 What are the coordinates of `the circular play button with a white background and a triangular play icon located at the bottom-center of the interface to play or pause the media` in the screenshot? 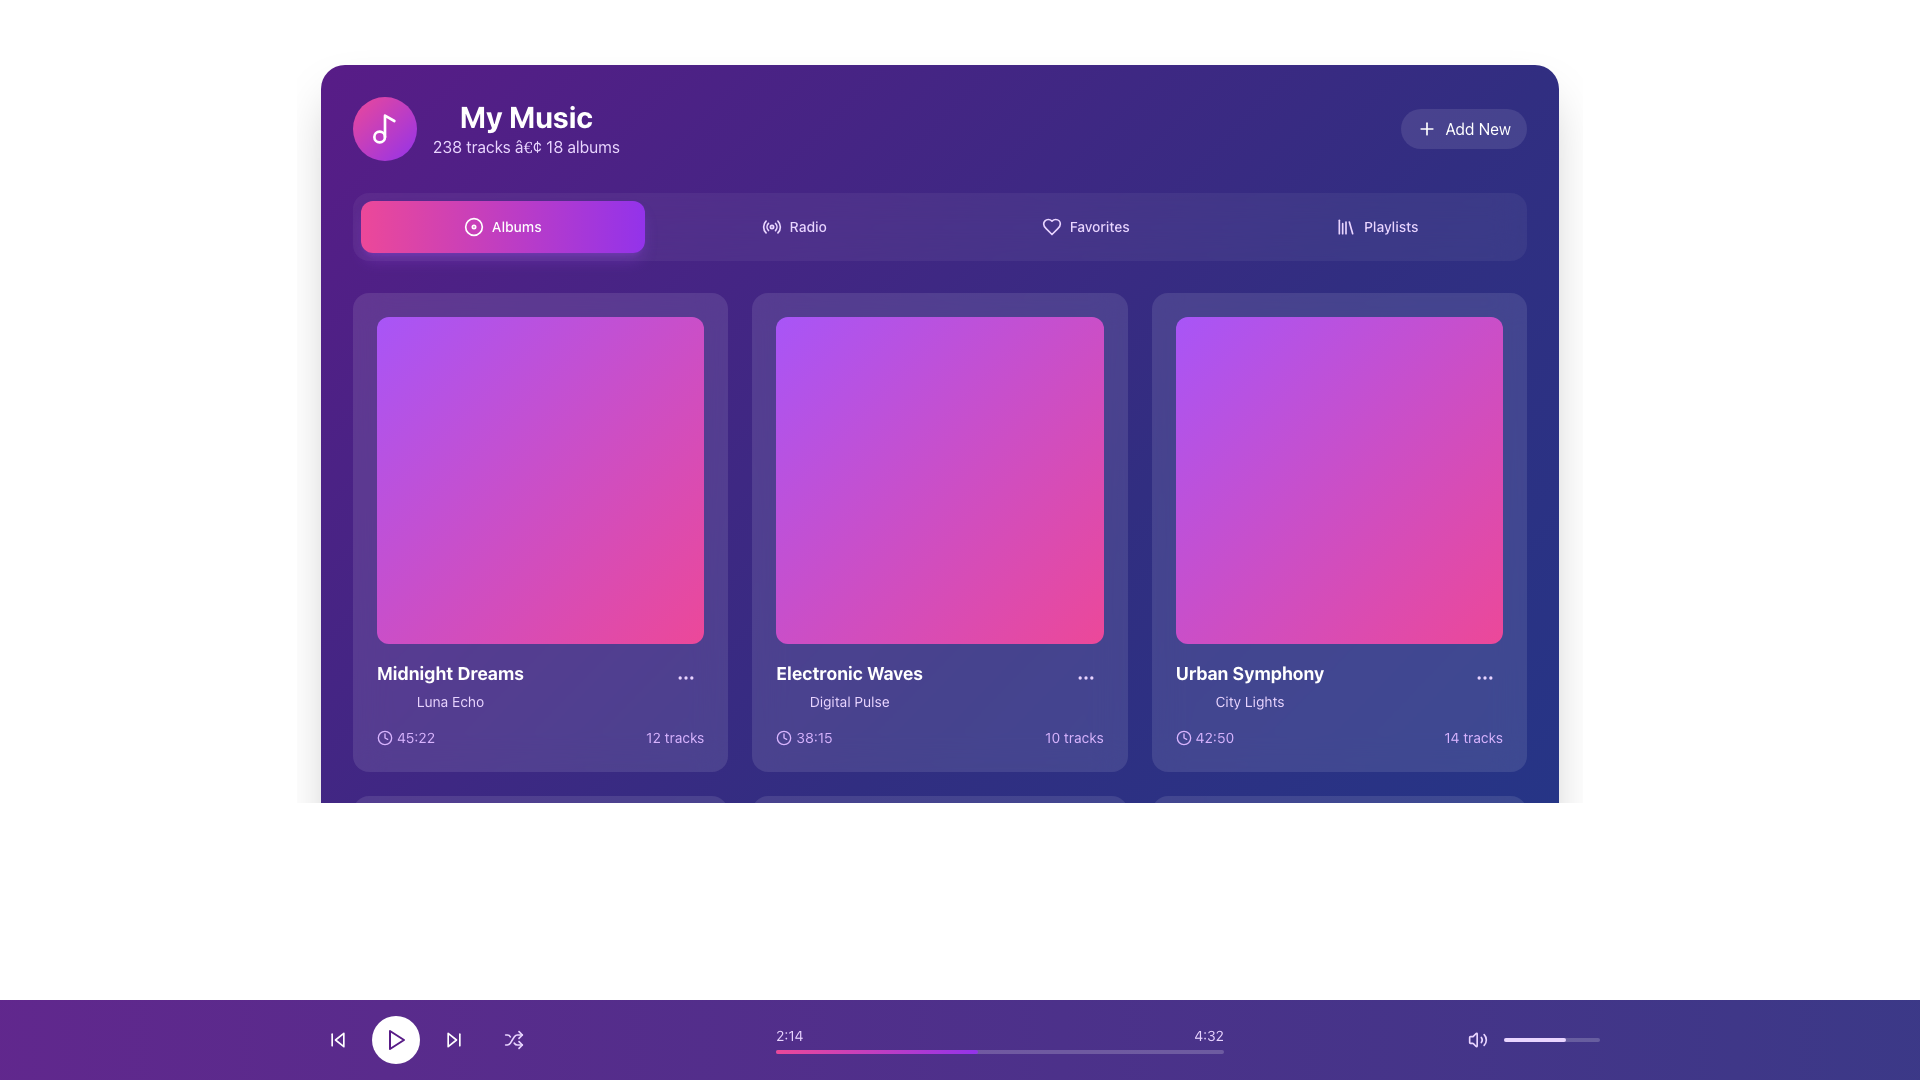 It's located at (425, 1039).